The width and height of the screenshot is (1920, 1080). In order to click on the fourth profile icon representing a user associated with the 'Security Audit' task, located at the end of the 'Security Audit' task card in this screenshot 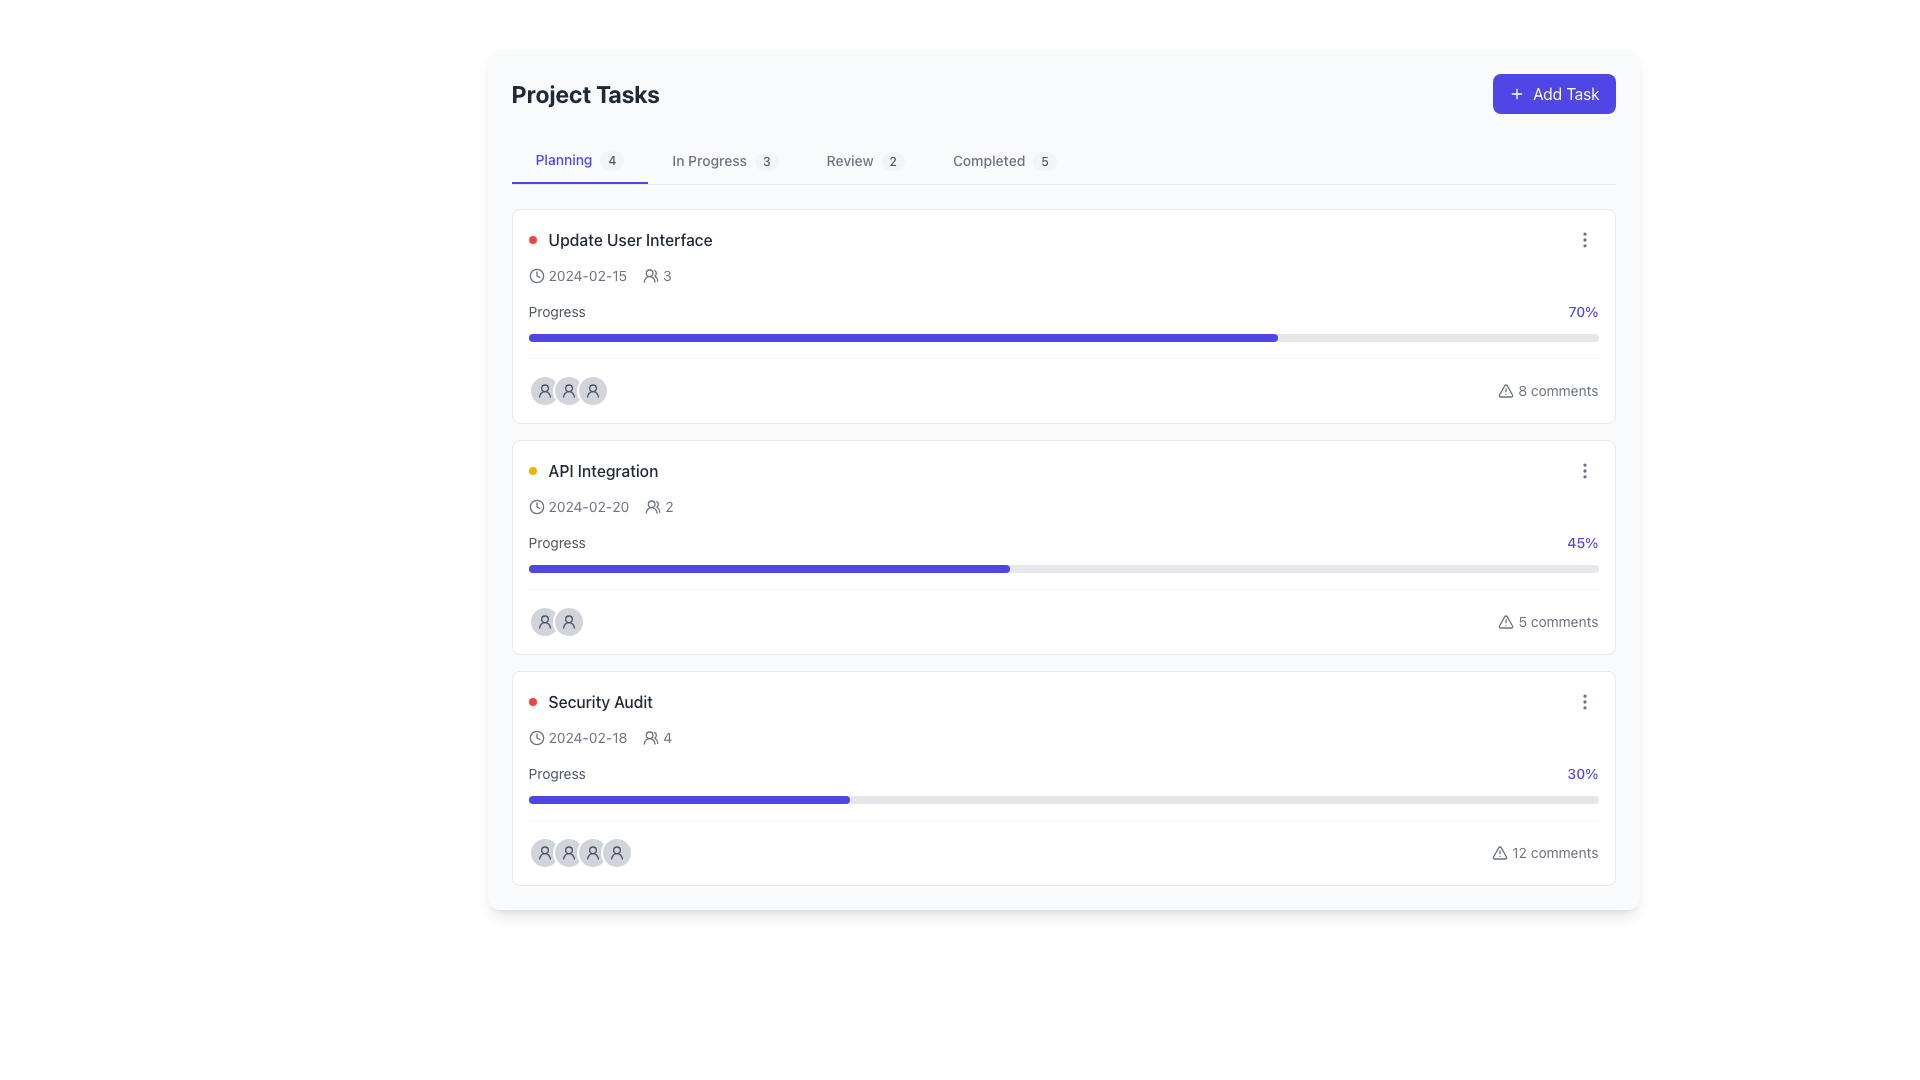, I will do `click(615, 852)`.